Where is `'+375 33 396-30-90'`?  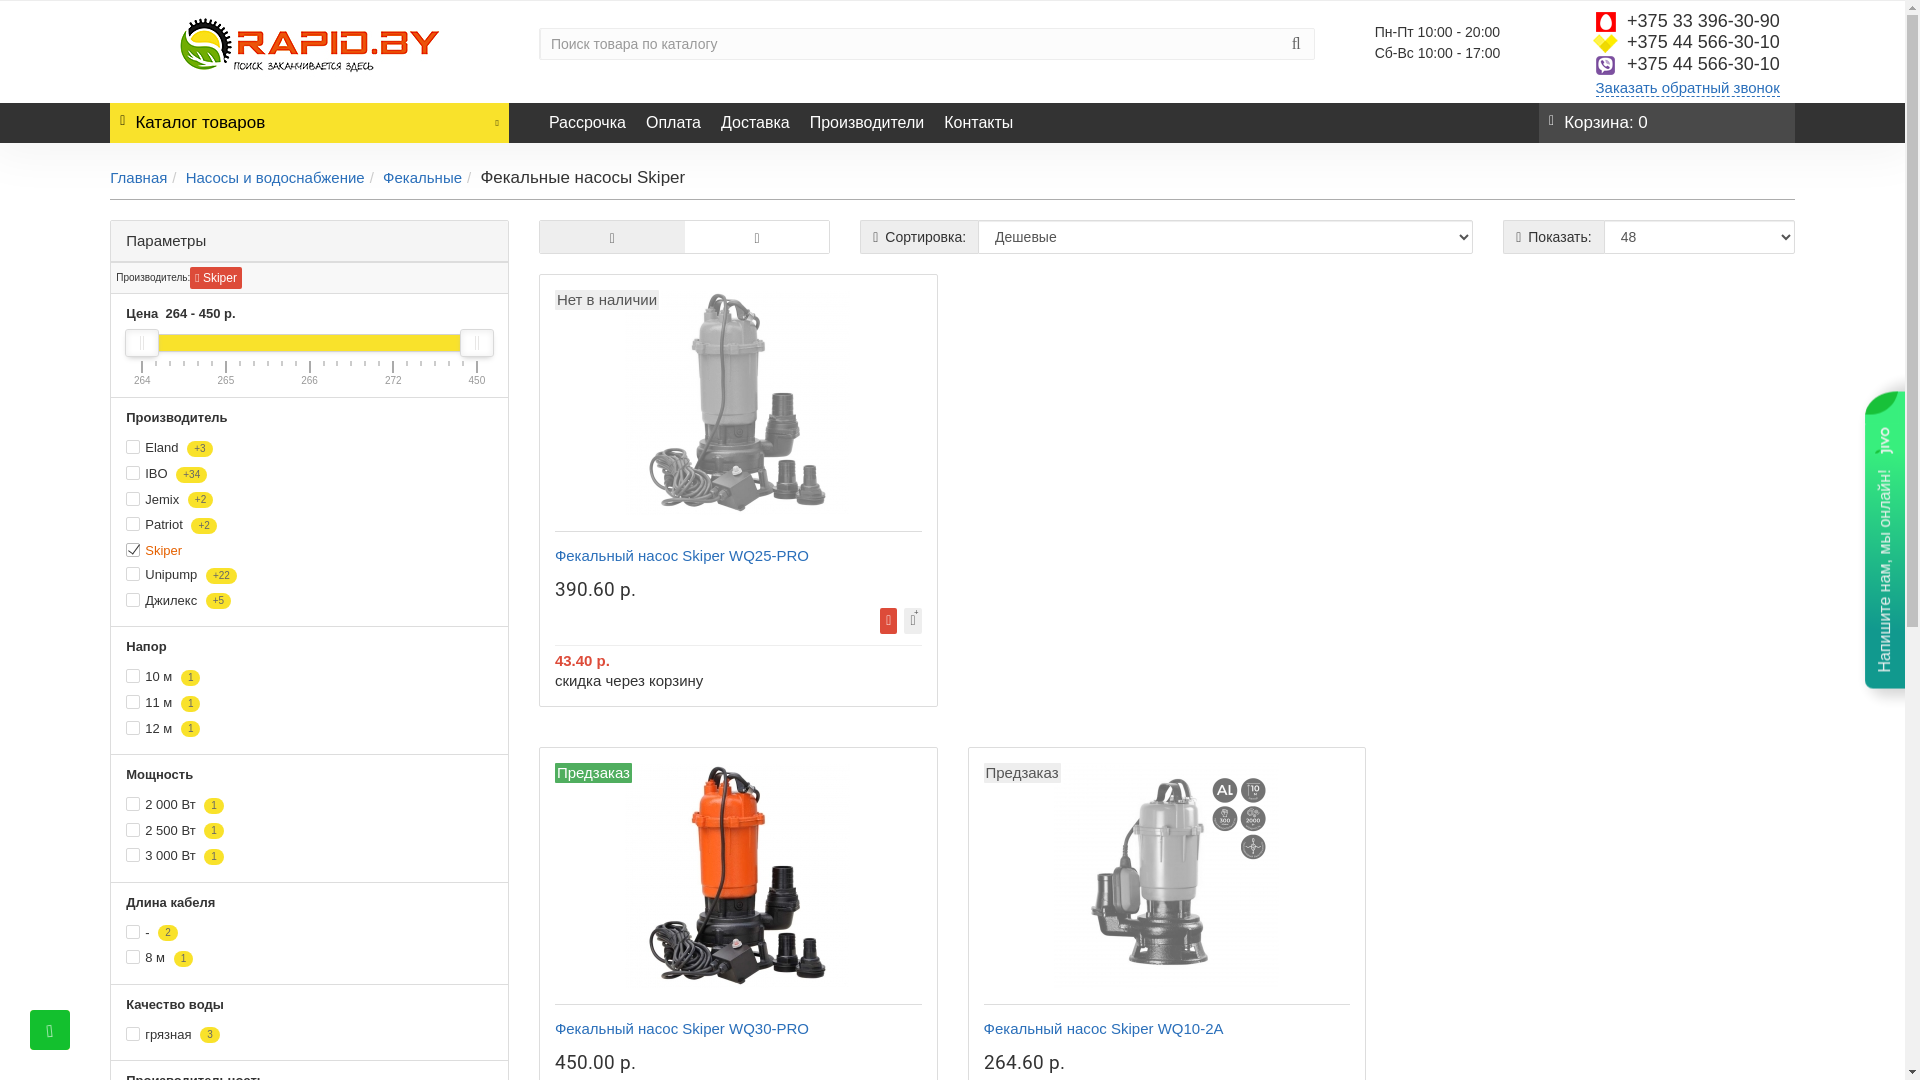 '+375 33 396-30-90' is located at coordinates (1702, 20).